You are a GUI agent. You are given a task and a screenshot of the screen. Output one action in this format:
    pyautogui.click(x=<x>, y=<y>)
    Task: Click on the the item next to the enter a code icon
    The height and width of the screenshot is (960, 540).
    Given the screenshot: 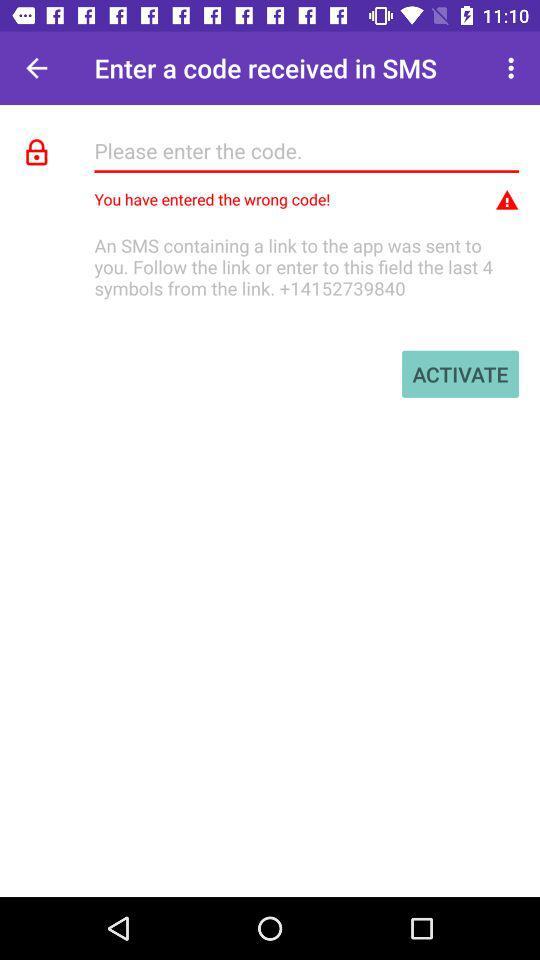 What is the action you would take?
    pyautogui.click(x=513, y=68)
    